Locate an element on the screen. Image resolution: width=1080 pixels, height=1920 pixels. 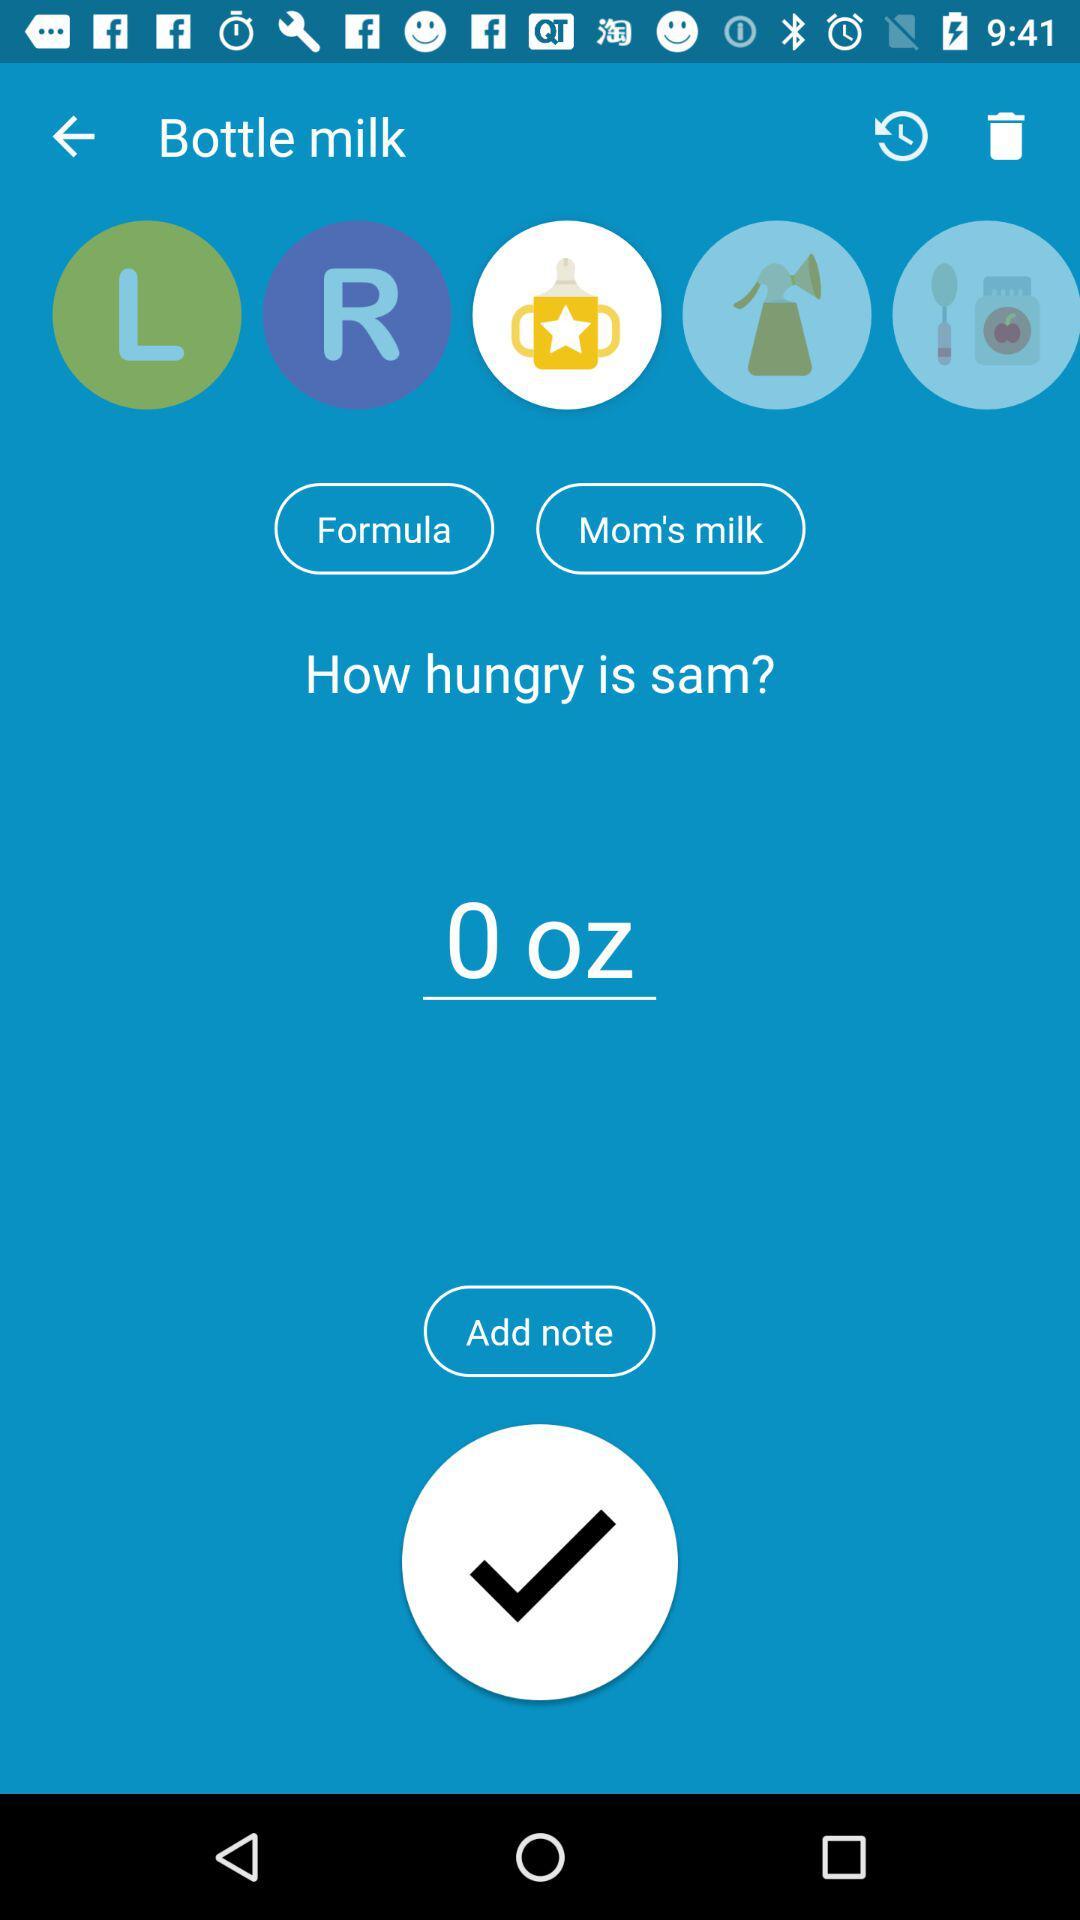
ounces of formula is located at coordinates (473, 925).